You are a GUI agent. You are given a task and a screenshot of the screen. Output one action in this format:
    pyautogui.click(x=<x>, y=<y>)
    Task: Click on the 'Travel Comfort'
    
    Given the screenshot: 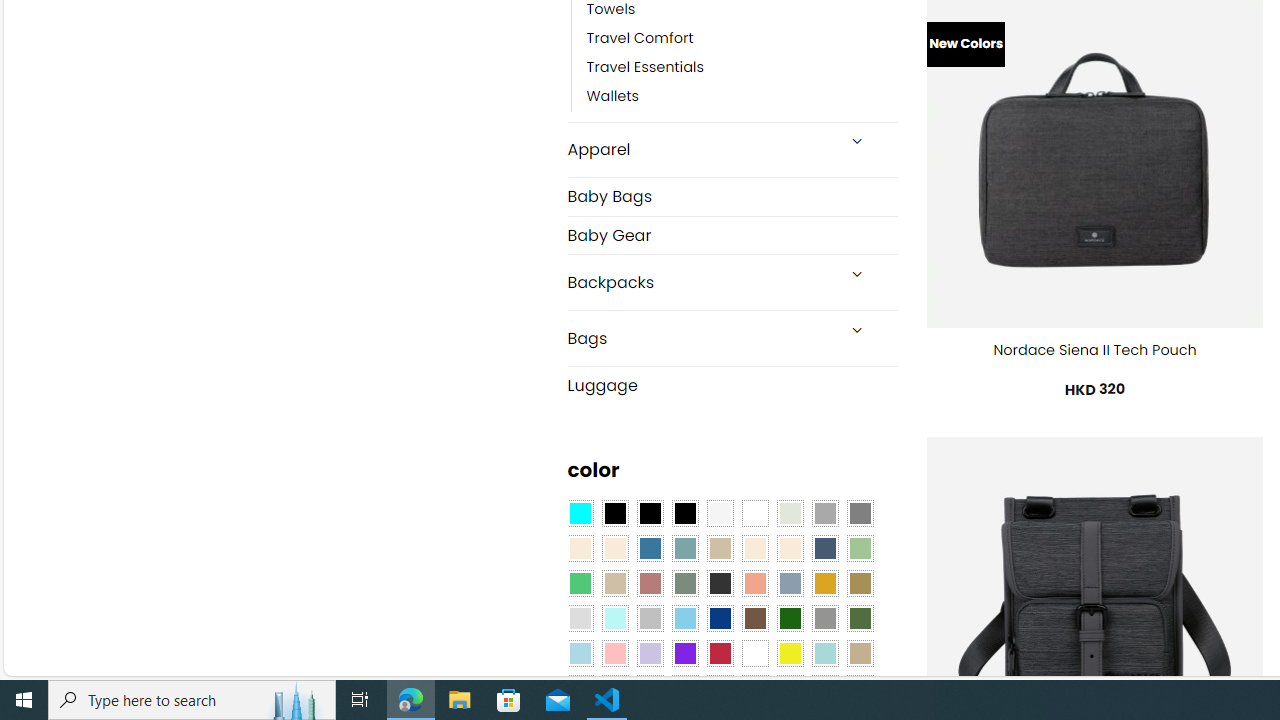 What is the action you would take?
    pyautogui.click(x=640, y=38)
    